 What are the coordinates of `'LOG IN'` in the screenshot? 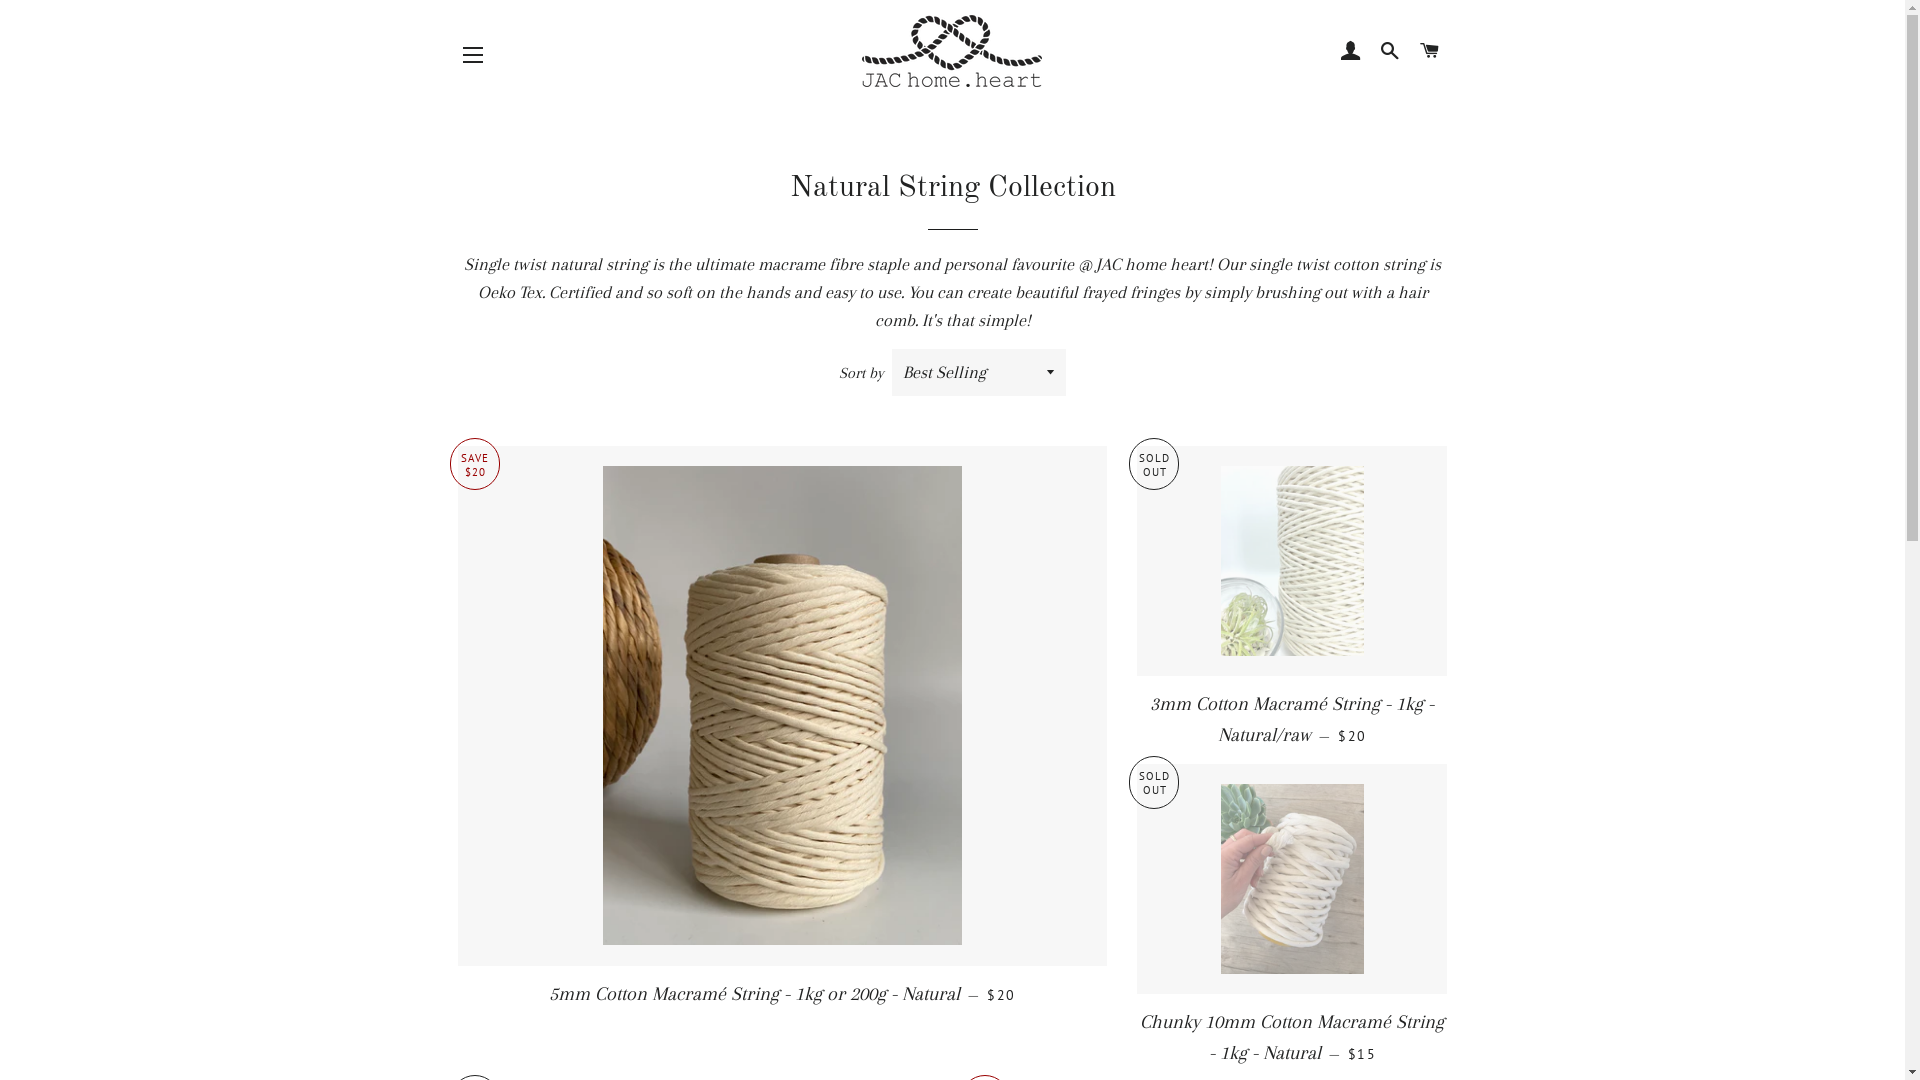 It's located at (1350, 49).